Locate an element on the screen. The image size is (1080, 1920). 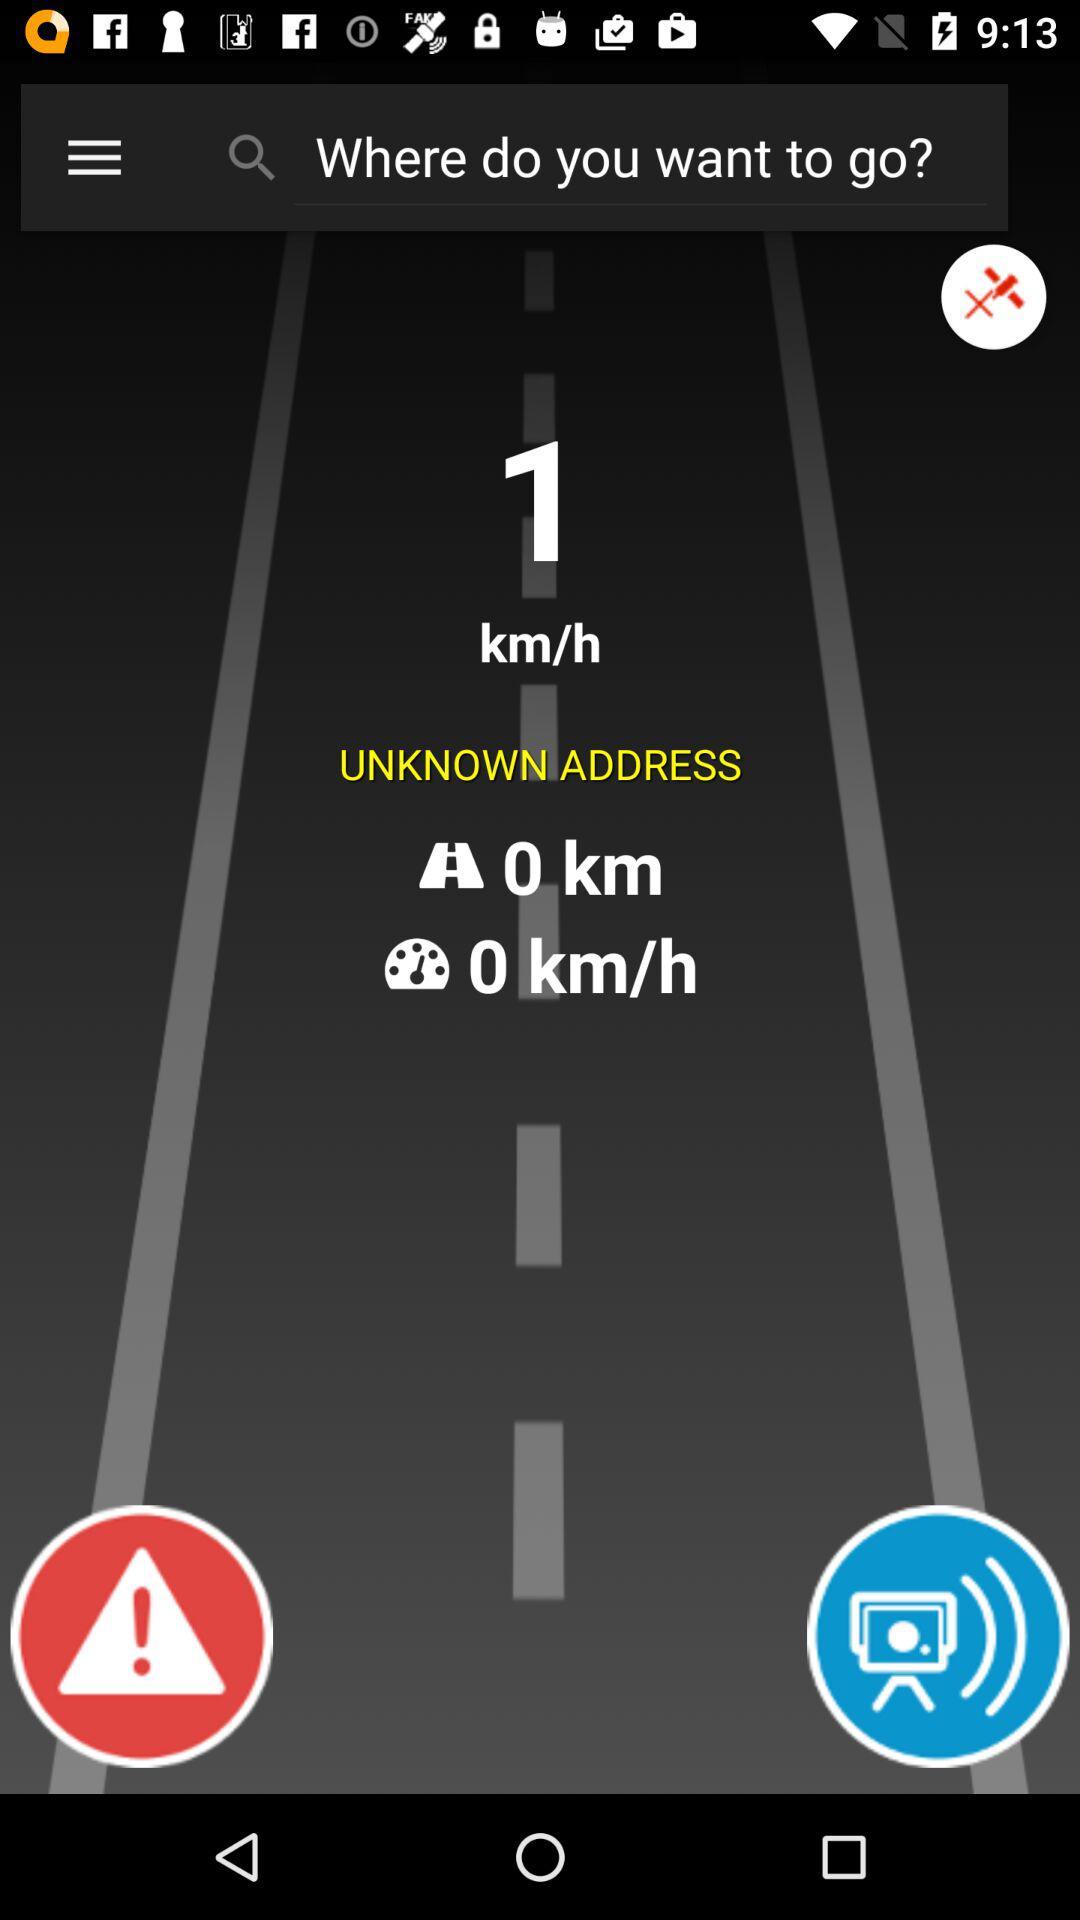
item above unknown address is located at coordinates (993, 296).